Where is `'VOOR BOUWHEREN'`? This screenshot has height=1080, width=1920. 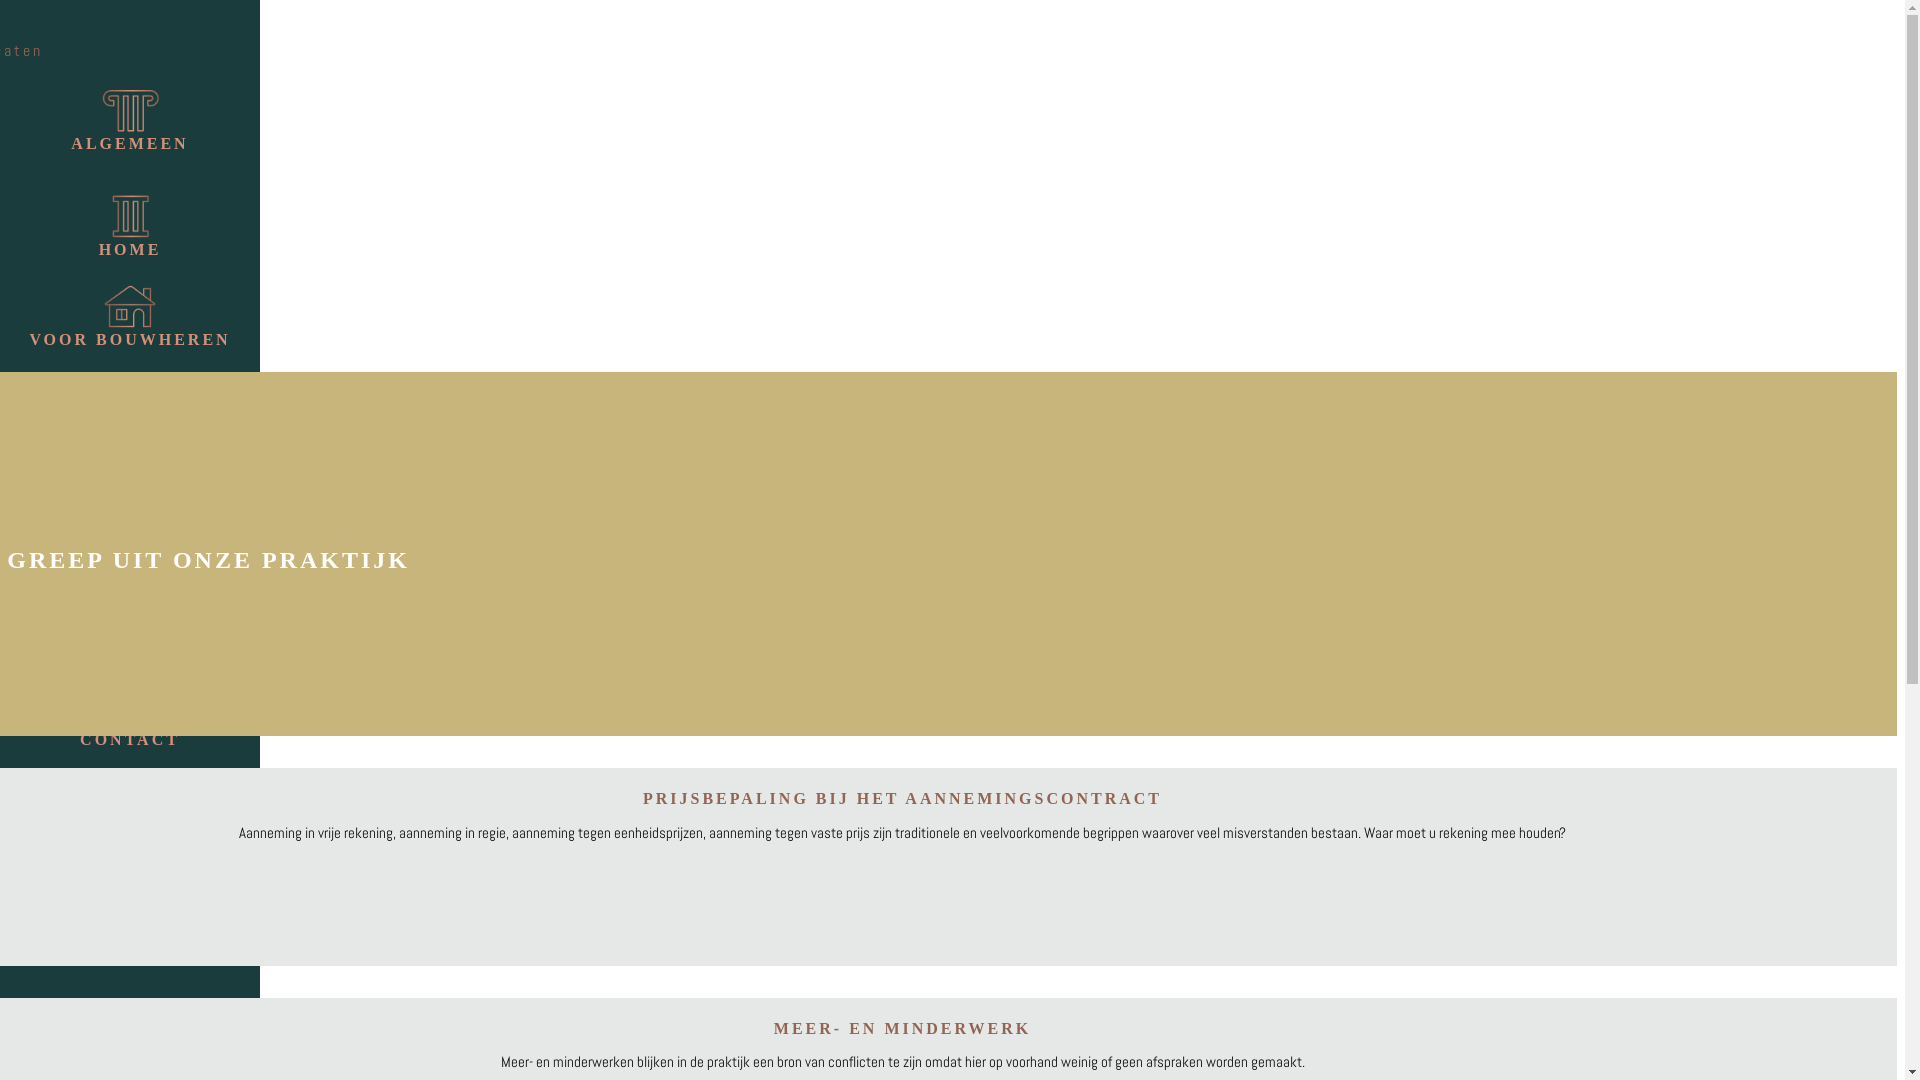
'VOOR BOUWHEREN' is located at coordinates (128, 312).